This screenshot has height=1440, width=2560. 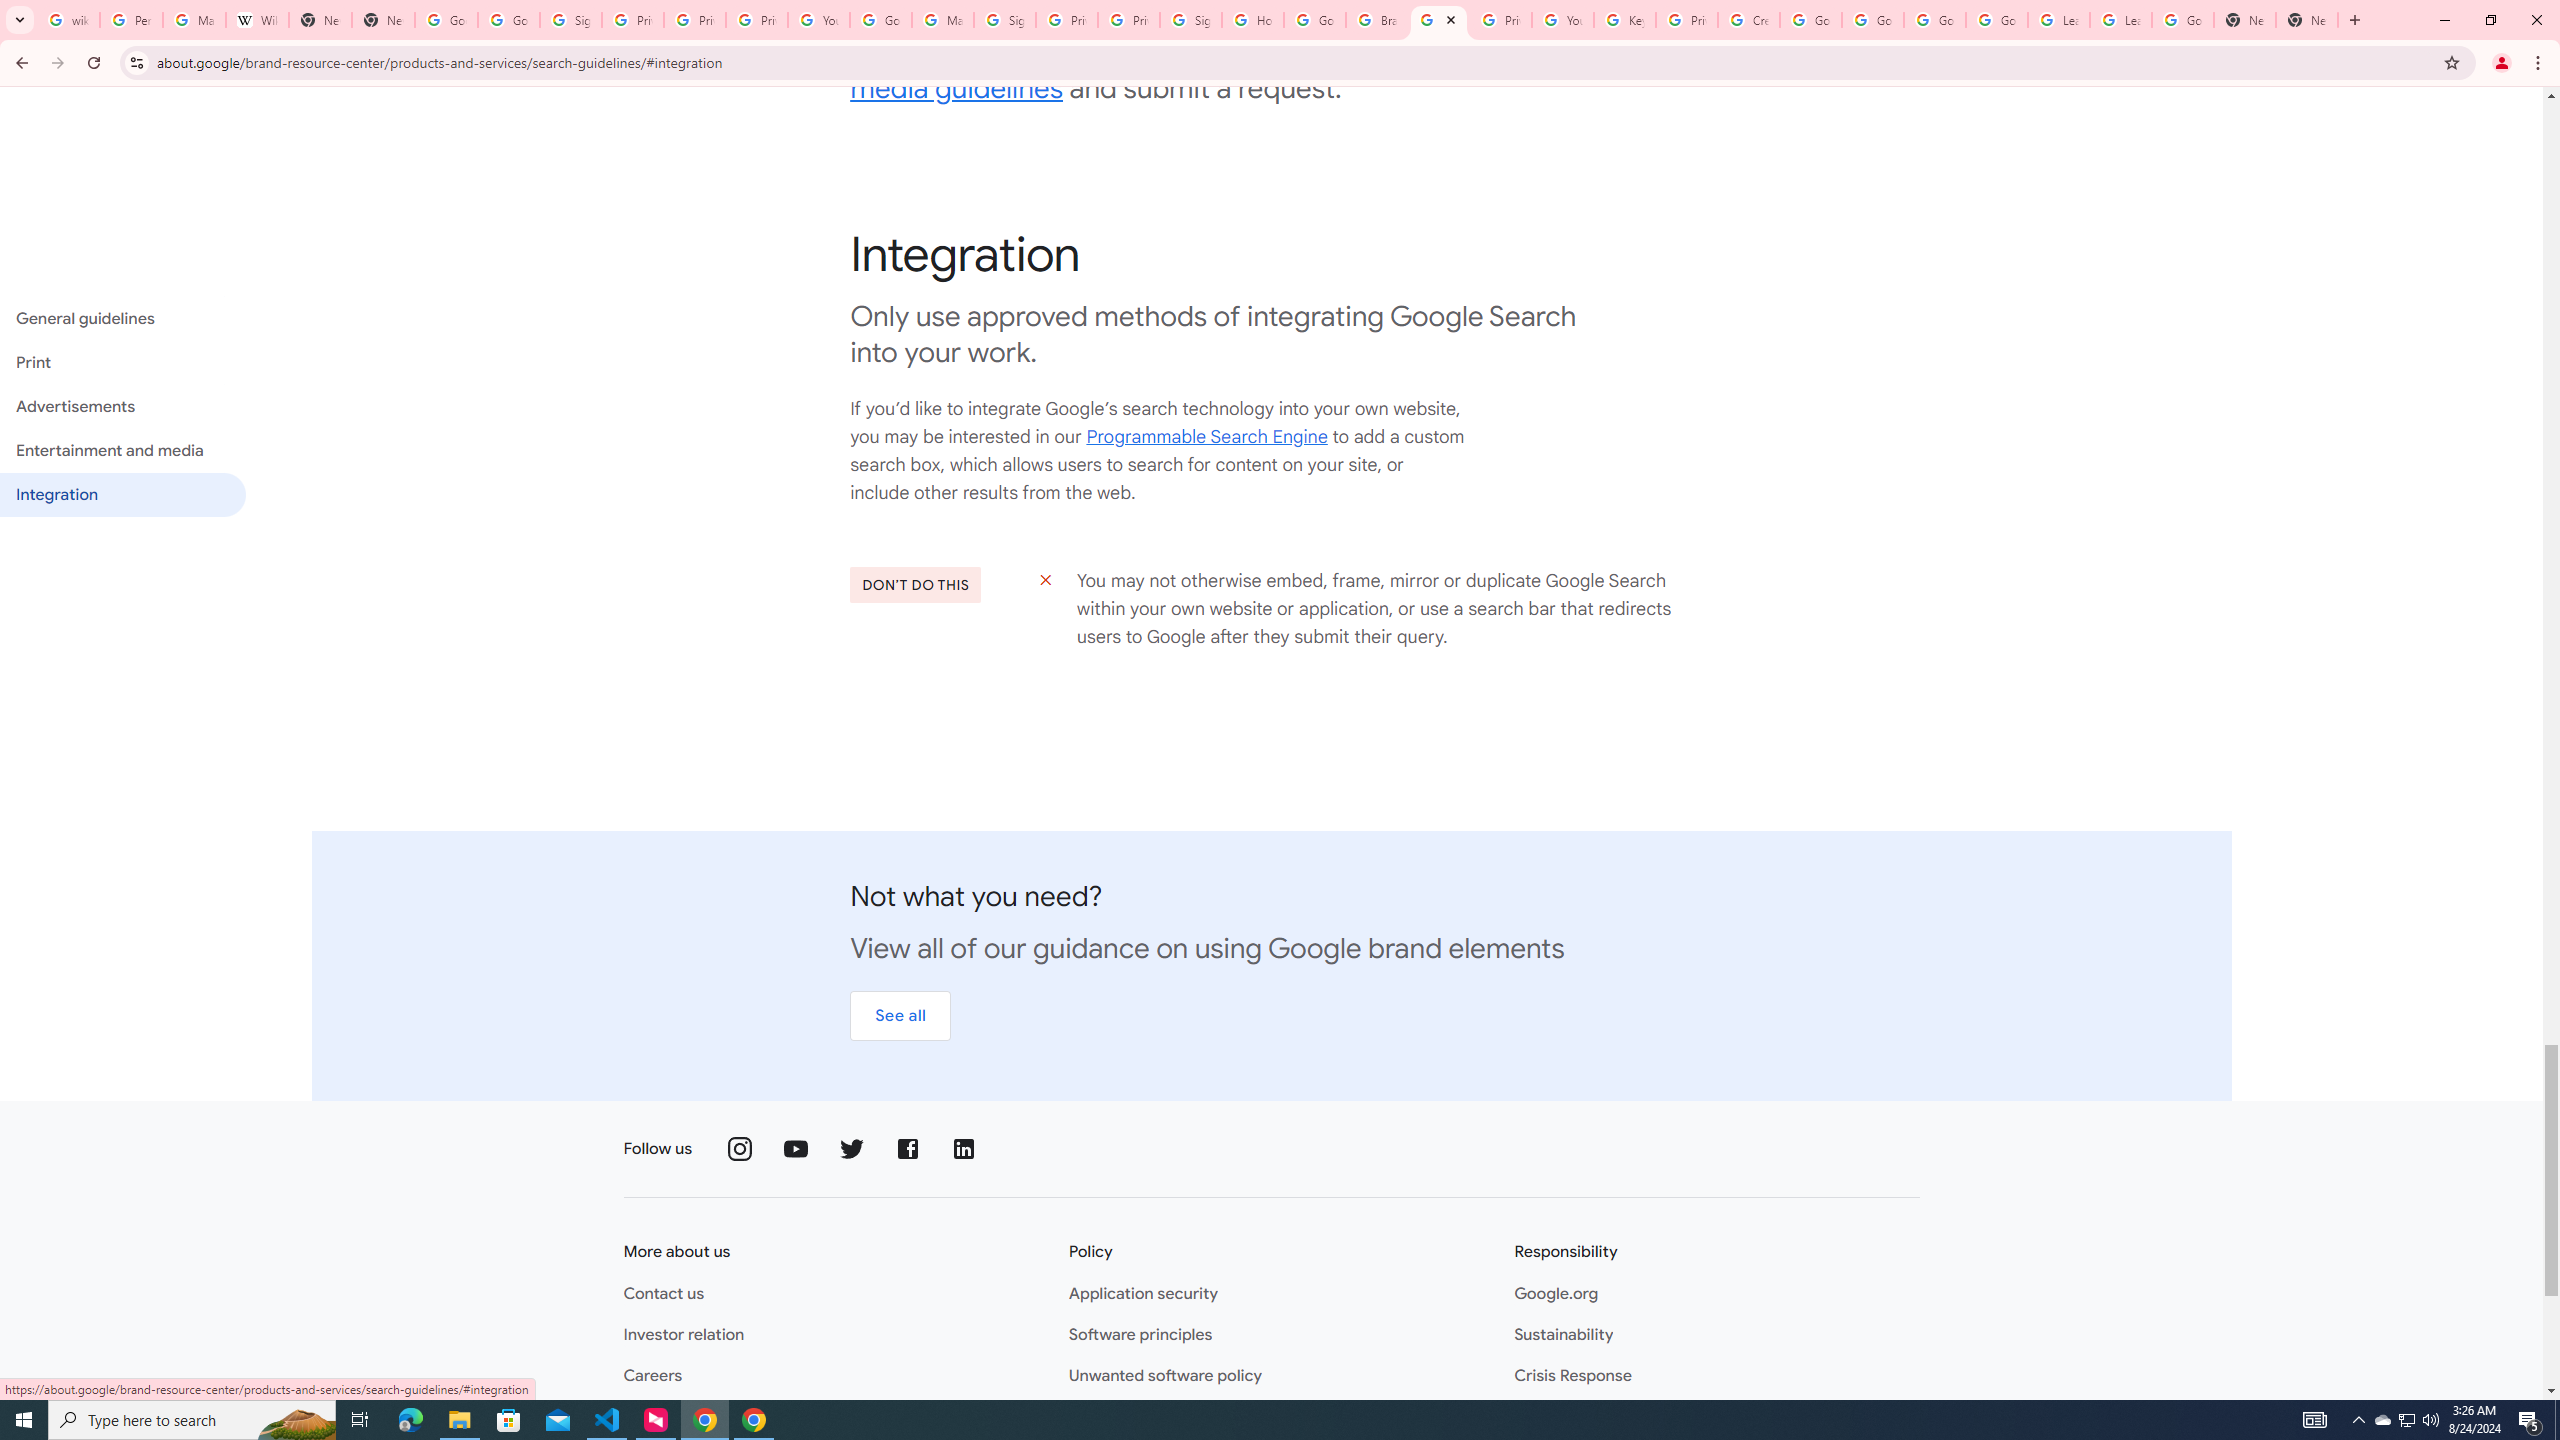 What do you see at coordinates (1871, 19) in the screenshot?
I see `'Google Account Help'` at bounding box center [1871, 19].